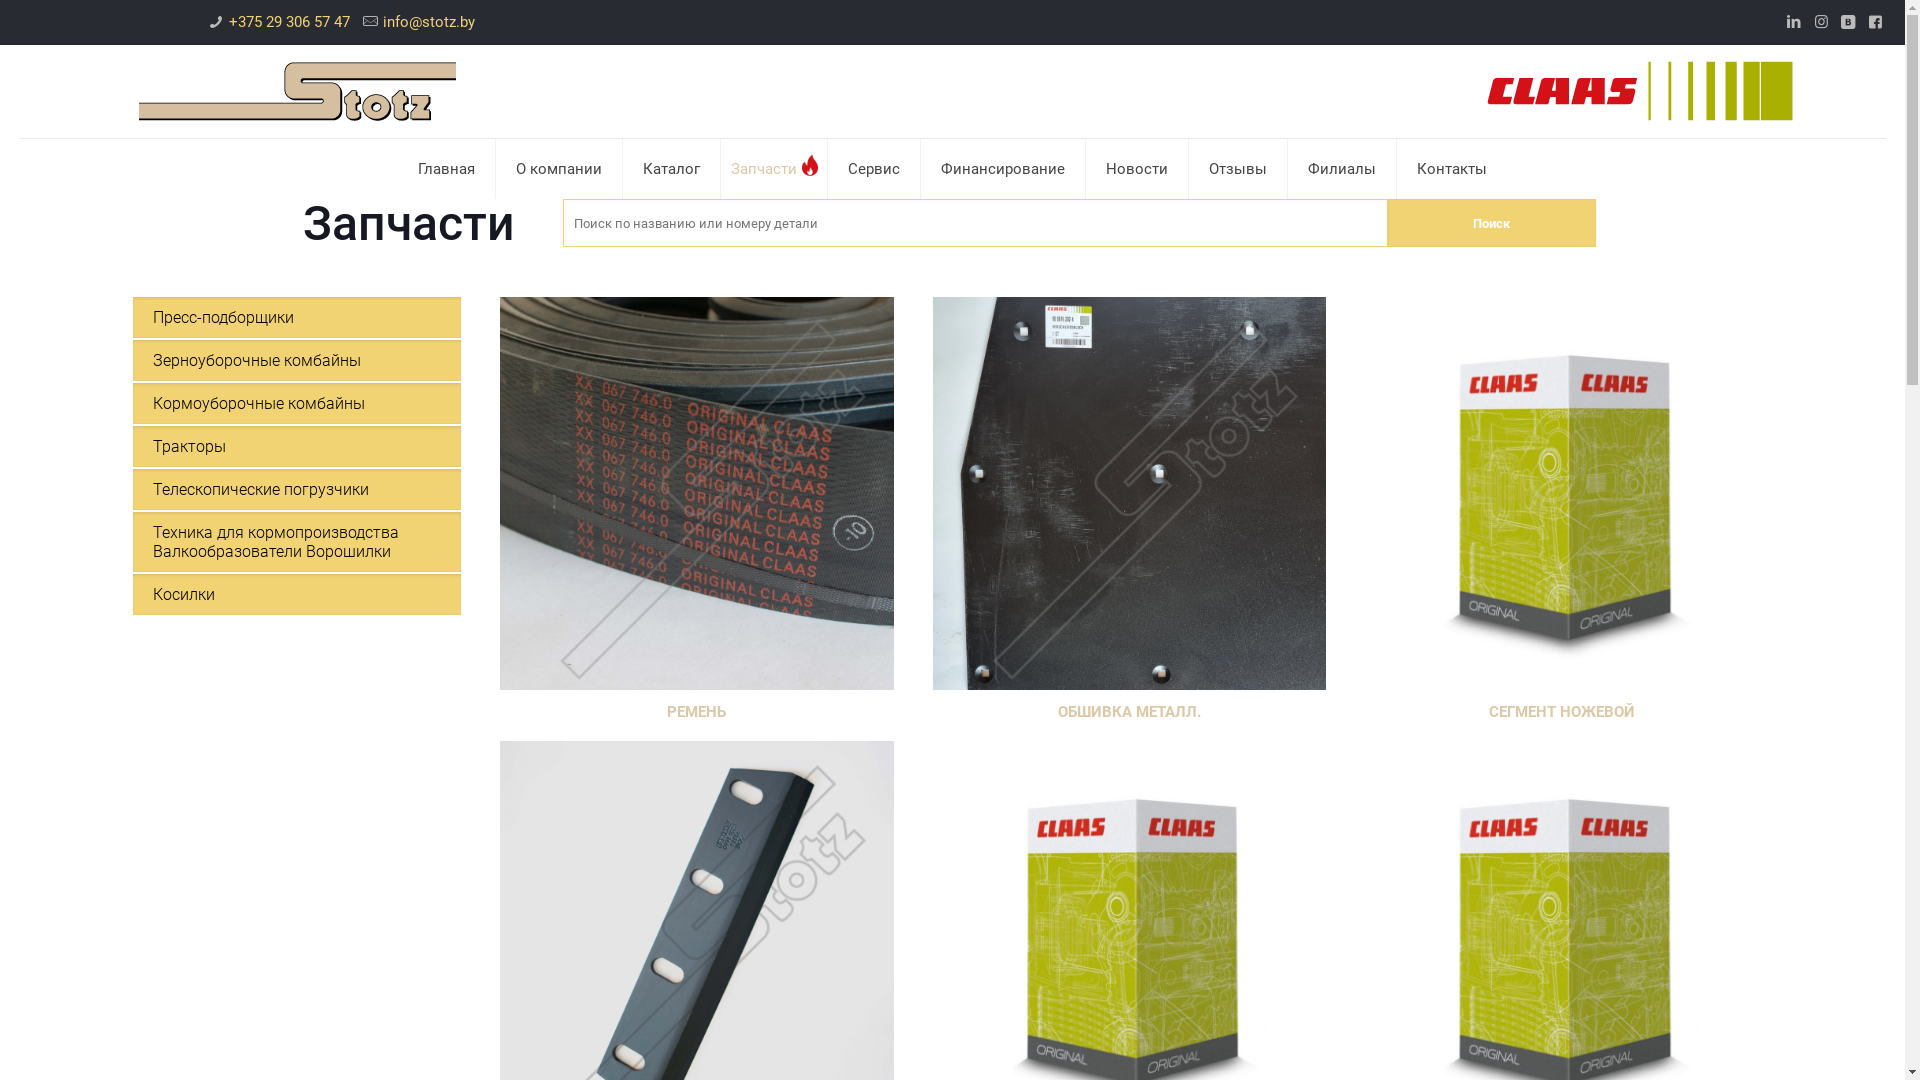 This screenshot has height=1080, width=1920. What do you see at coordinates (1321, 794) in the screenshot?
I see `'+ 375 44 517 03 00'` at bounding box center [1321, 794].